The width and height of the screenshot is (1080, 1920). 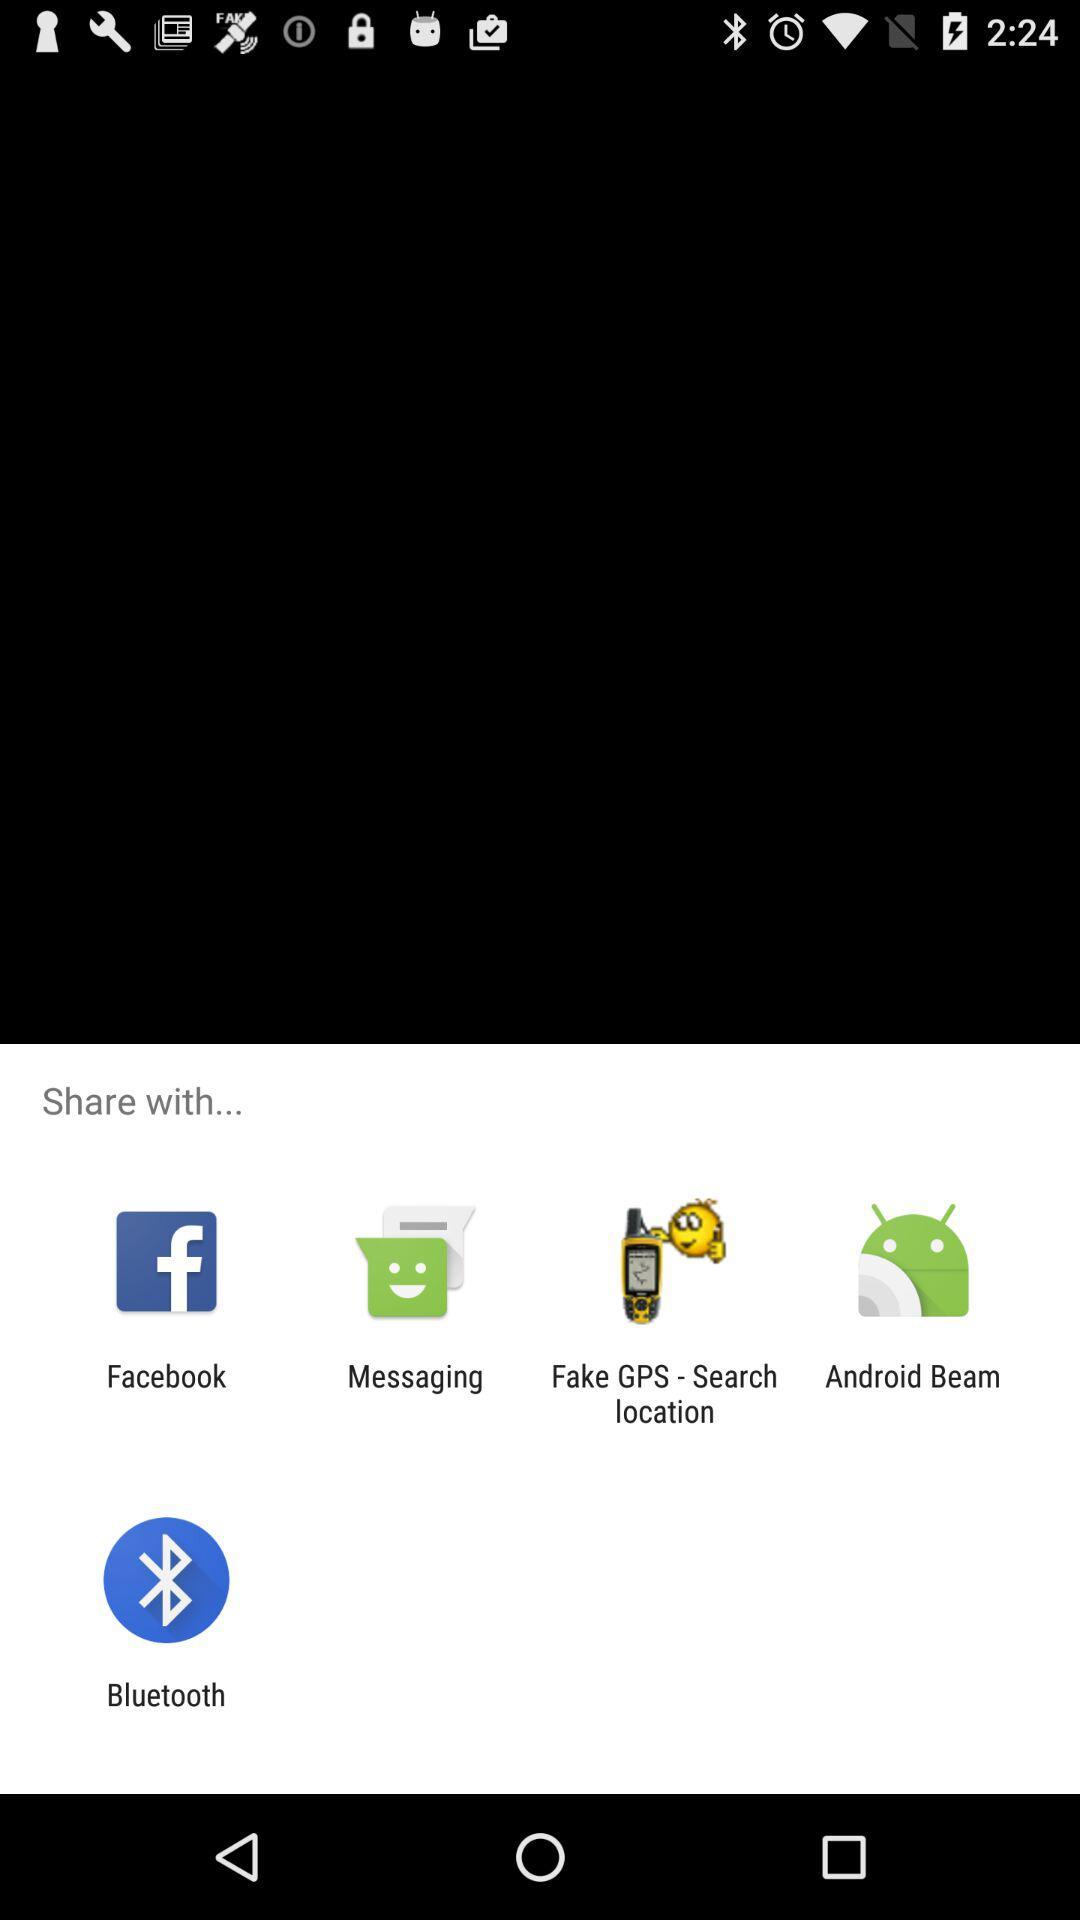 I want to click on the app at the bottom right corner, so click(x=913, y=1392).